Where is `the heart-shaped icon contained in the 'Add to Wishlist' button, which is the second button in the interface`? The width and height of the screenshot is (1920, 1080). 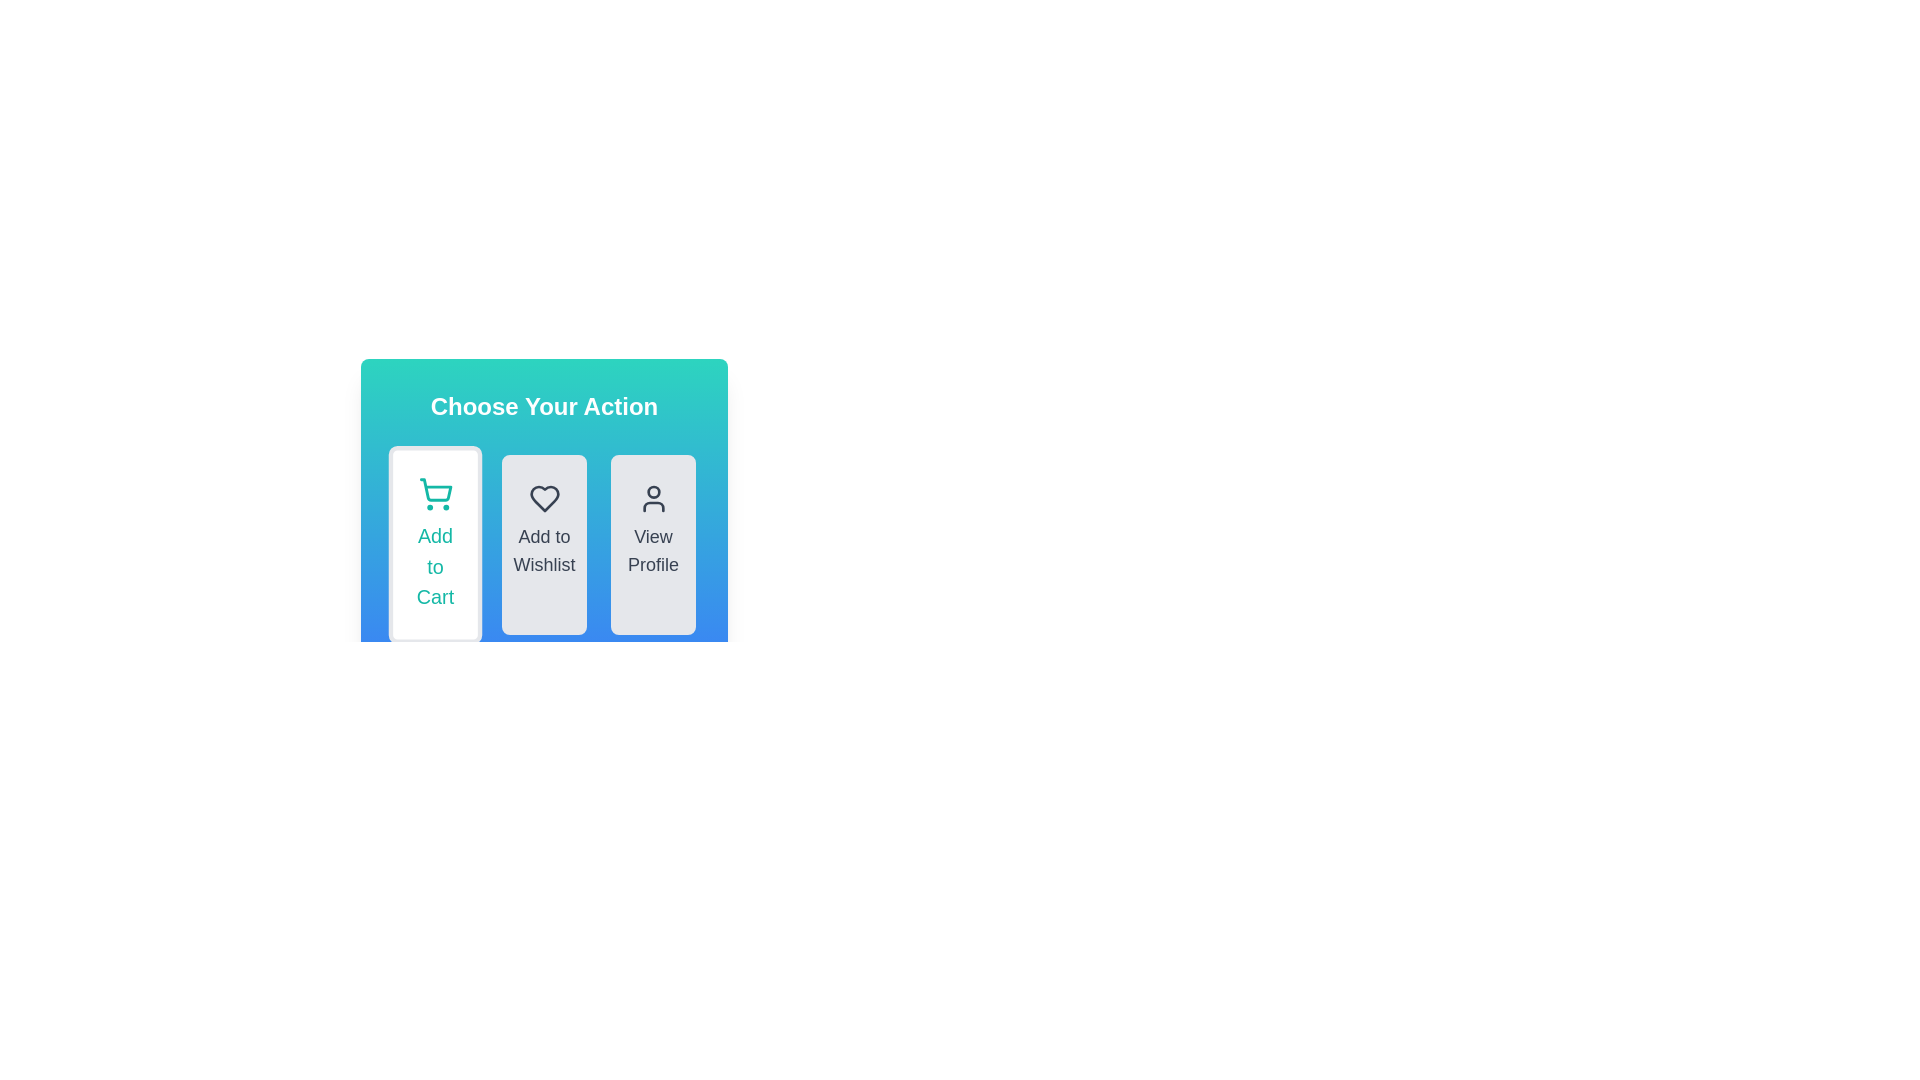 the heart-shaped icon contained in the 'Add to Wishlist' button, which is the second button in the interface is located at coordinates (544, 497).